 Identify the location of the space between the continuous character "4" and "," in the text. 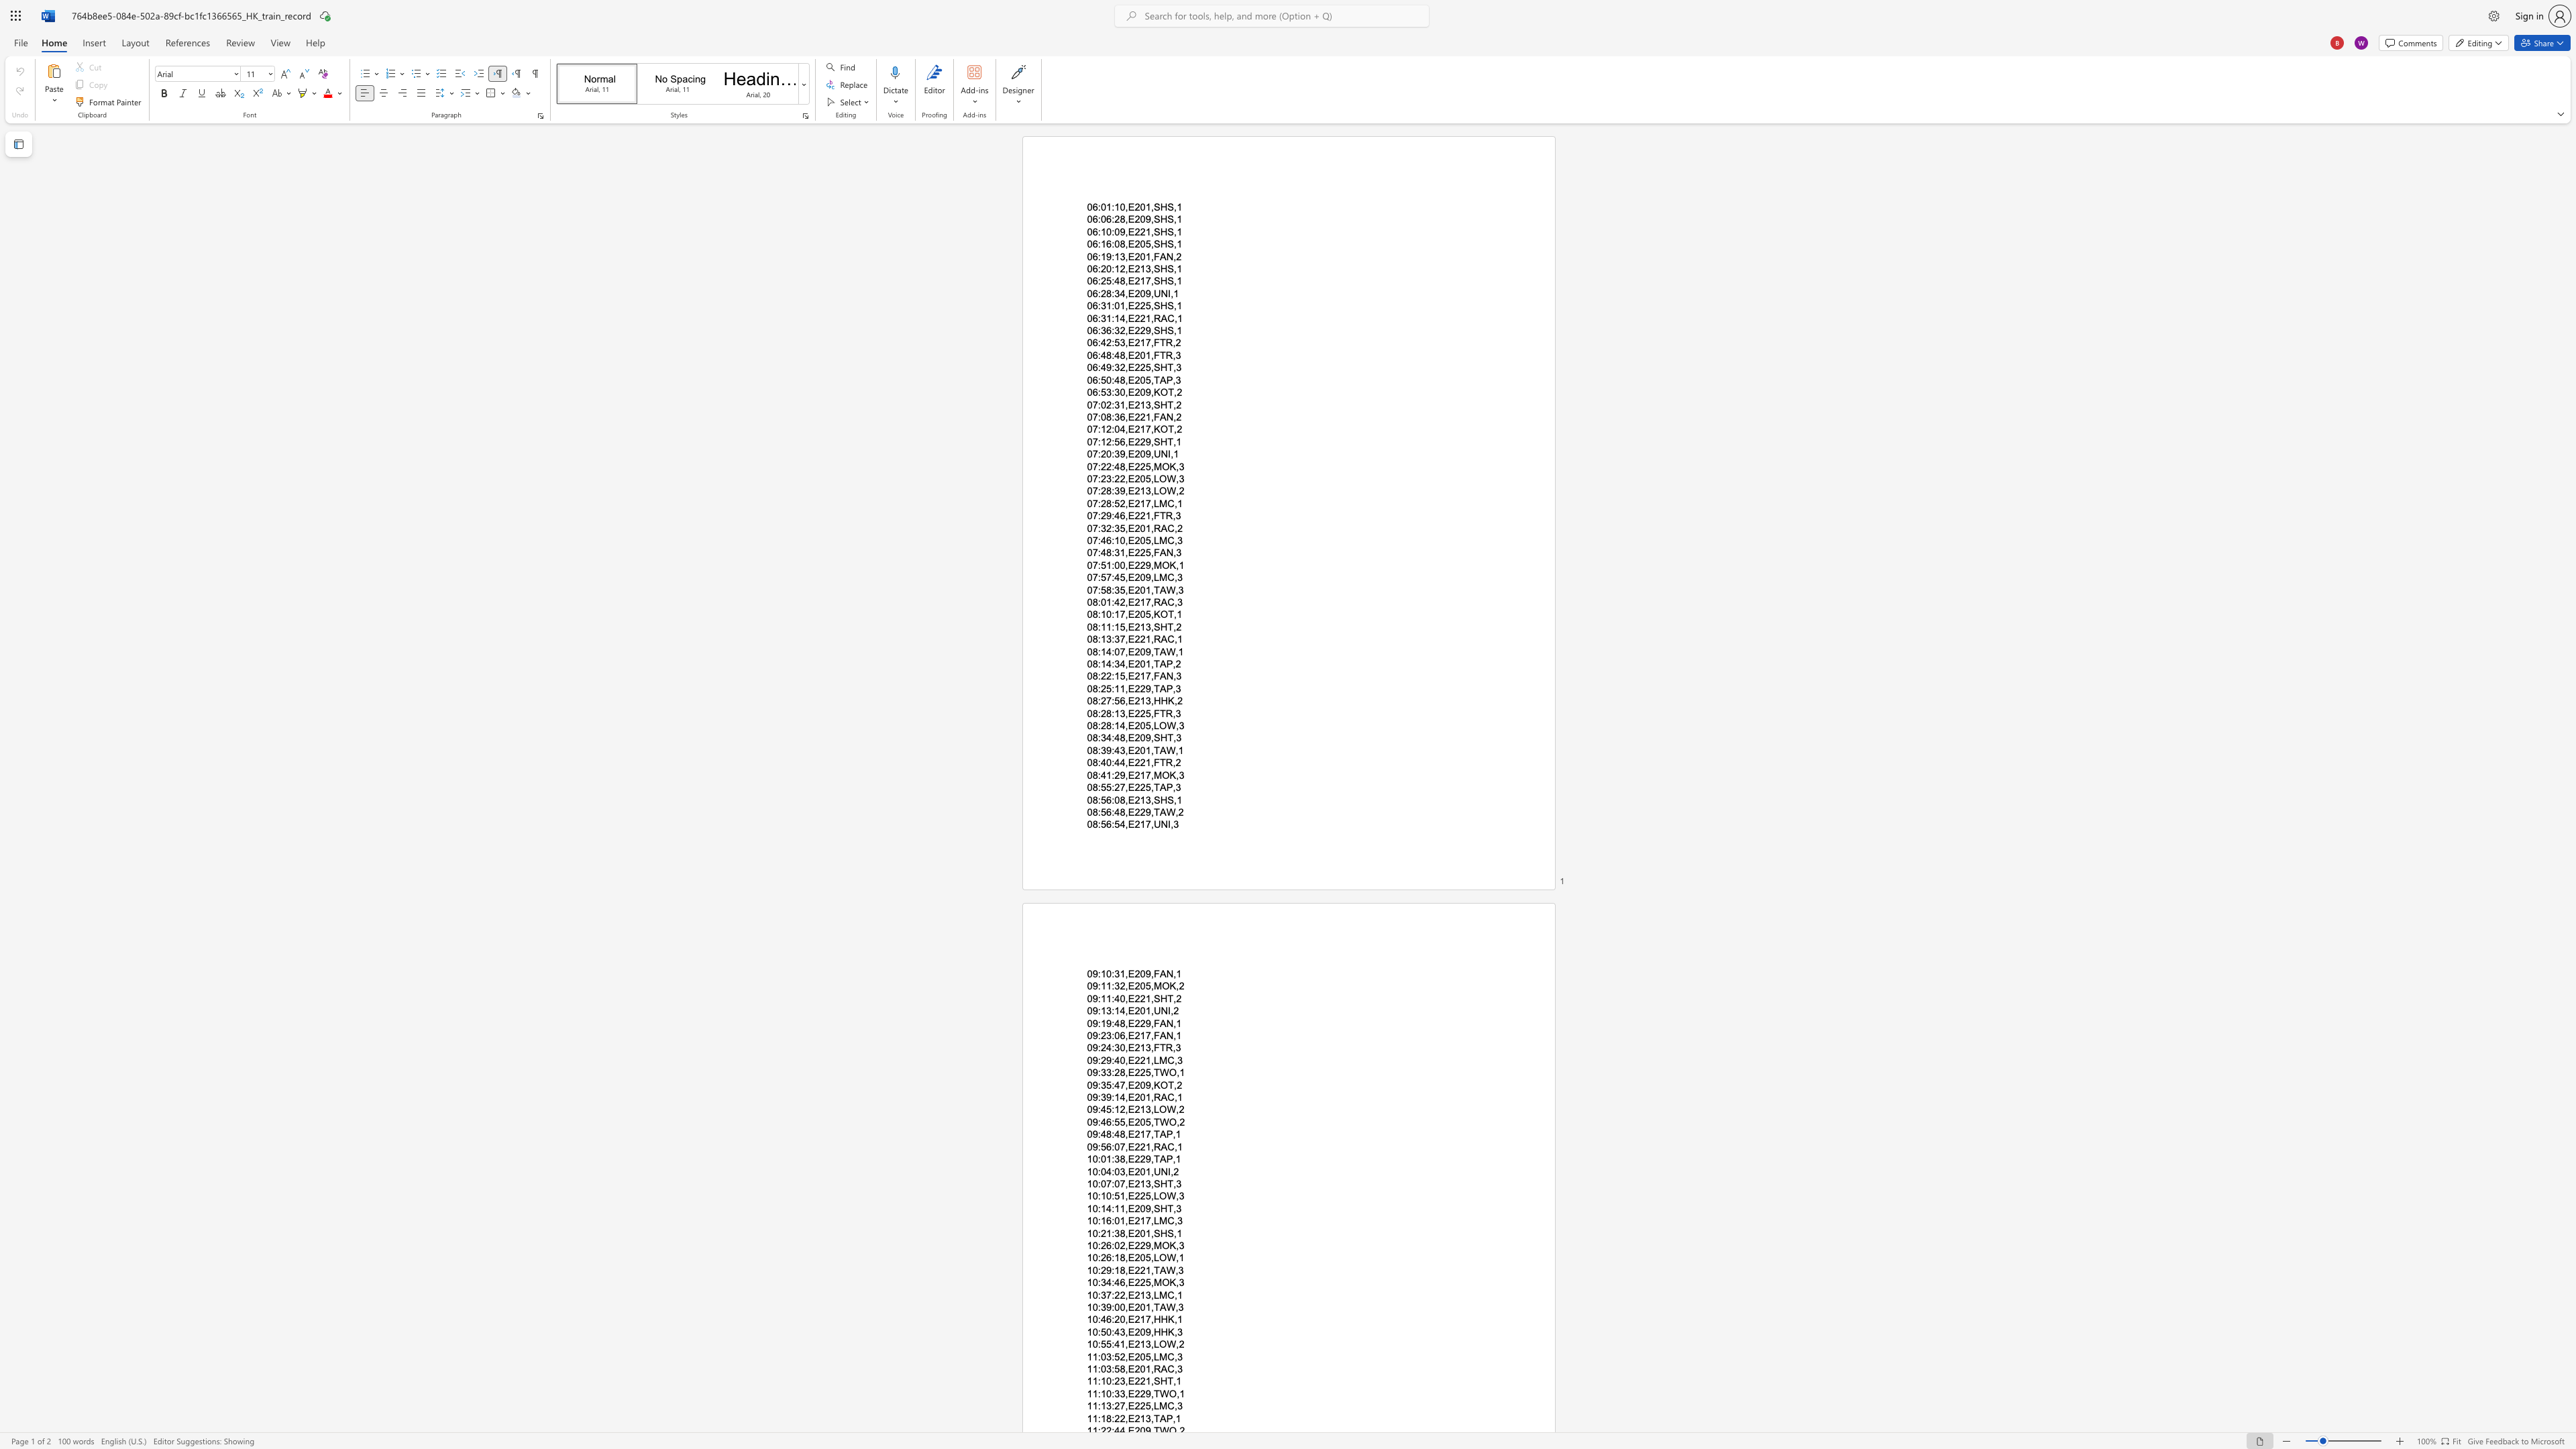
(1124, 429).